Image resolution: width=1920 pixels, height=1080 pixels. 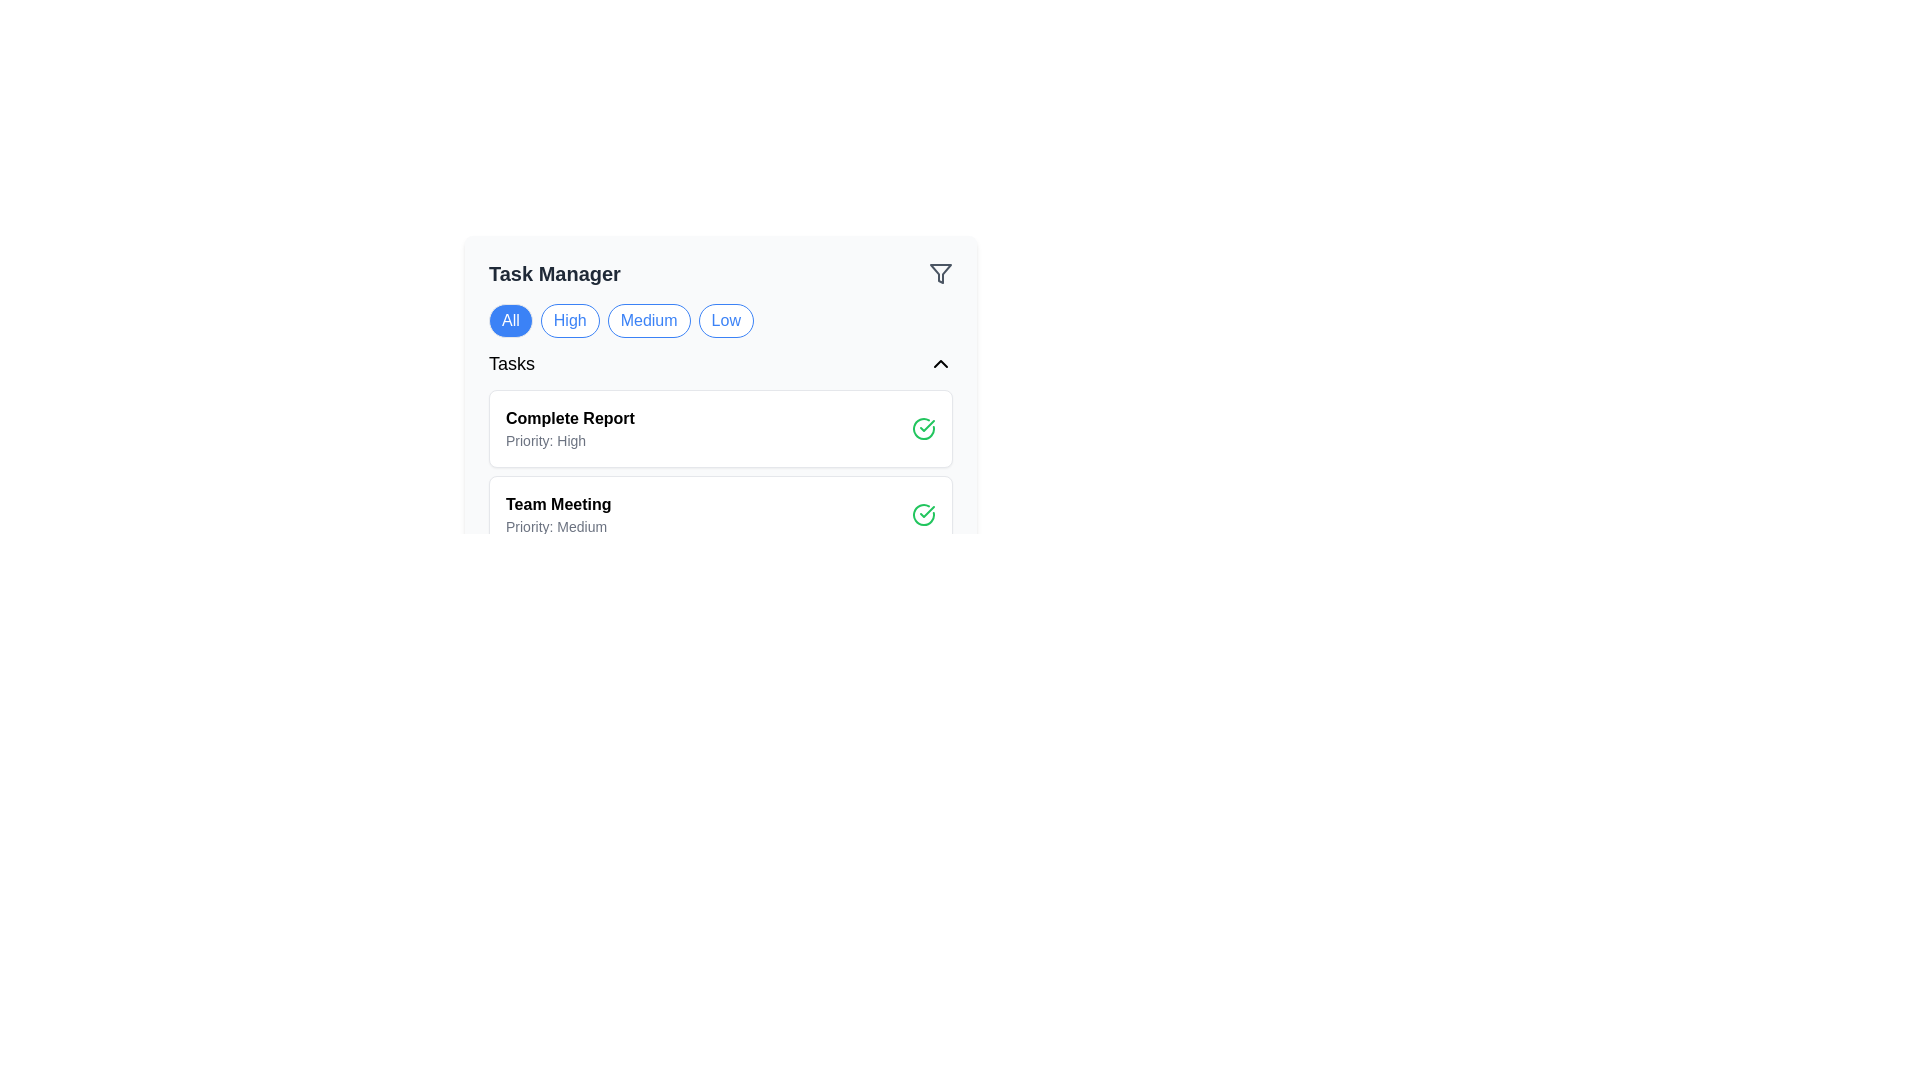 I want to click on the filter funnel SVG icon located in the header section of the 'Task Manager', adjacent to the title, so click(x=939, y=273).